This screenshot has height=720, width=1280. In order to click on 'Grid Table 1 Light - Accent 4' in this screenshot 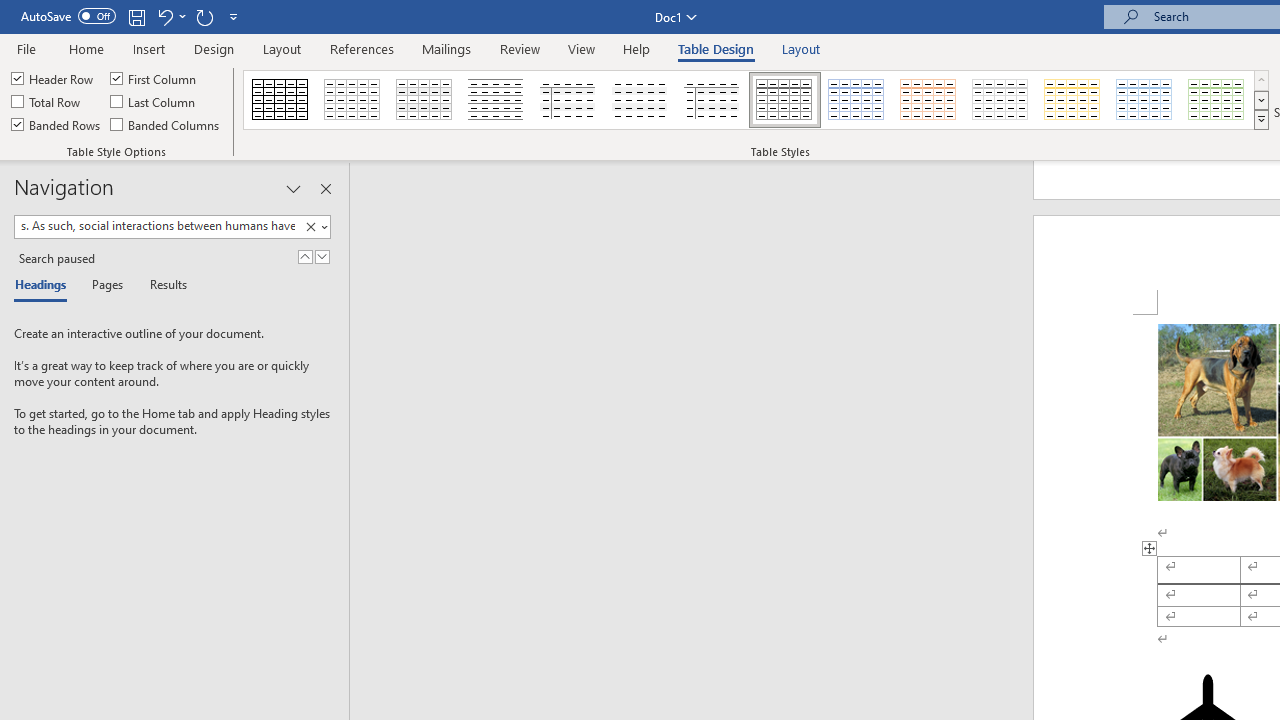, I will do `click(1071, 100)`.